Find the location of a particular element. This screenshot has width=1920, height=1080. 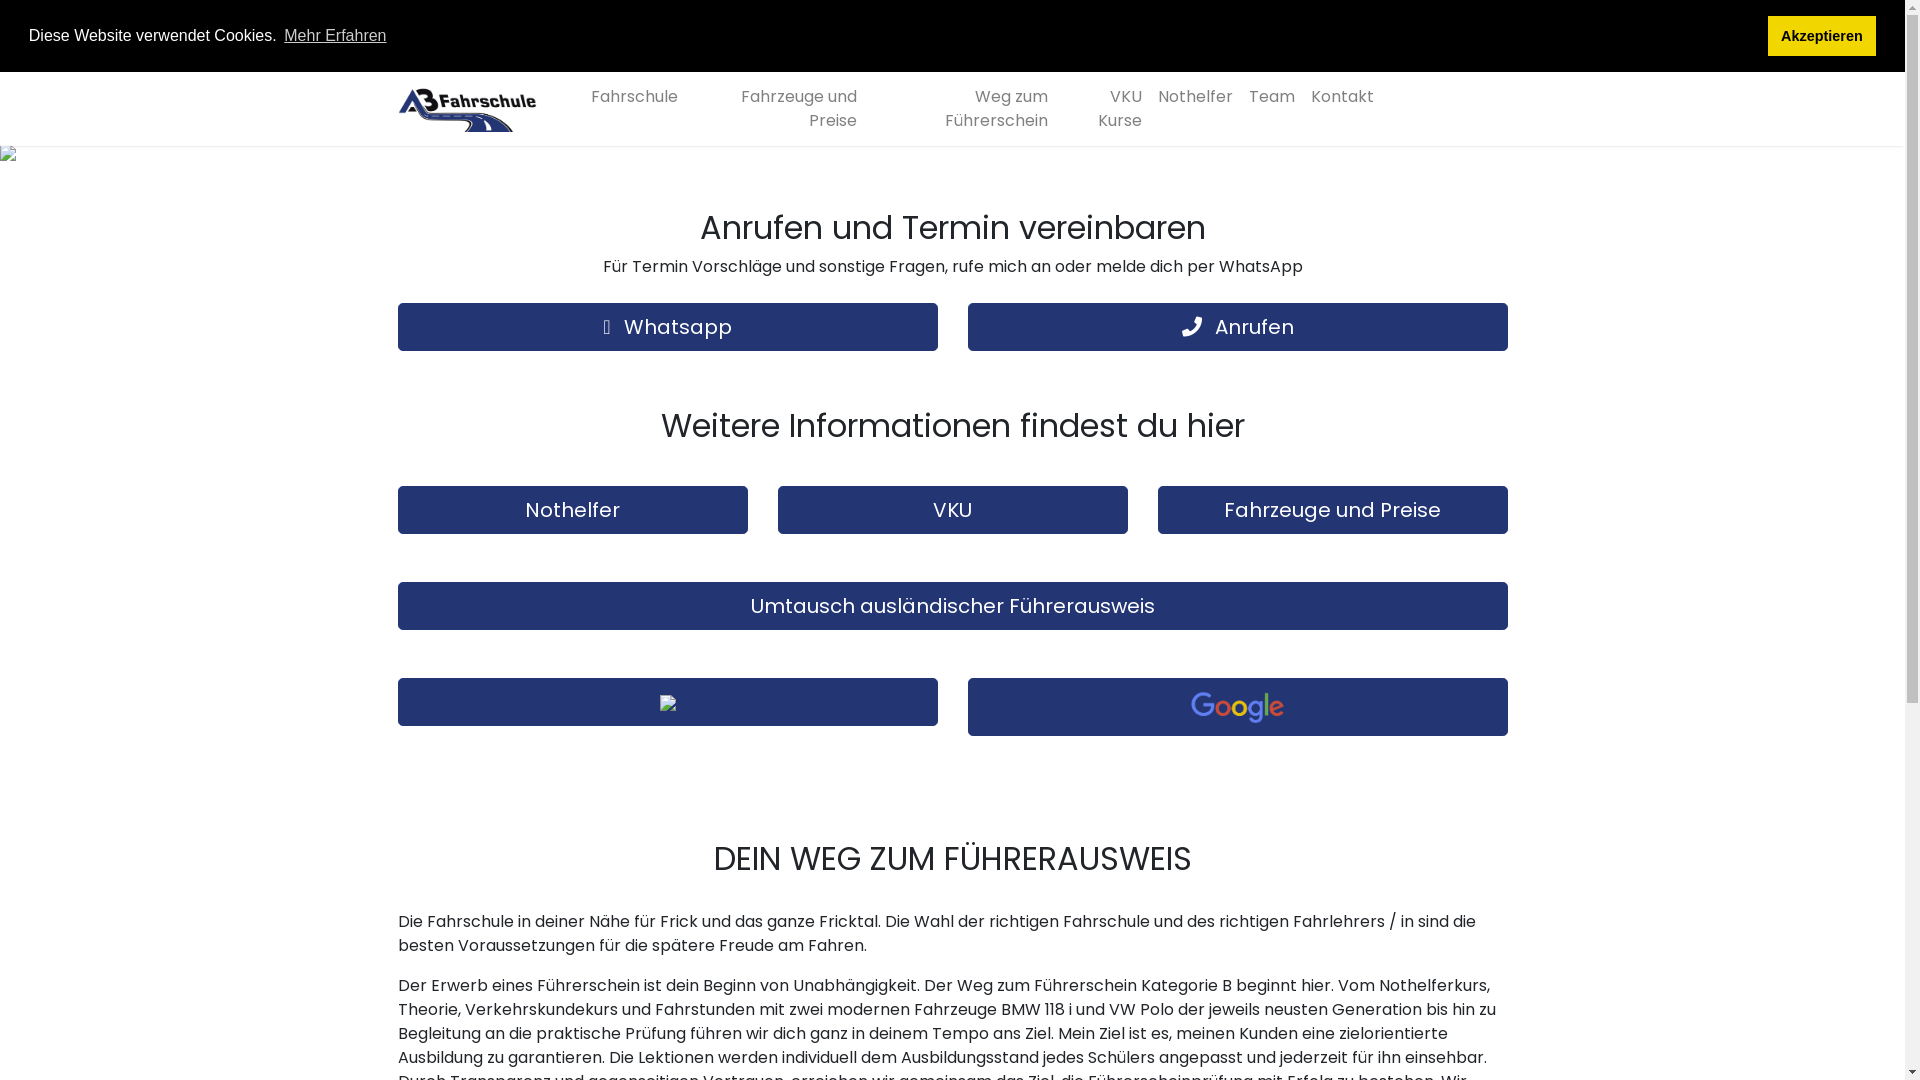

'Whatsapp' is located at coordinates (667, 326).